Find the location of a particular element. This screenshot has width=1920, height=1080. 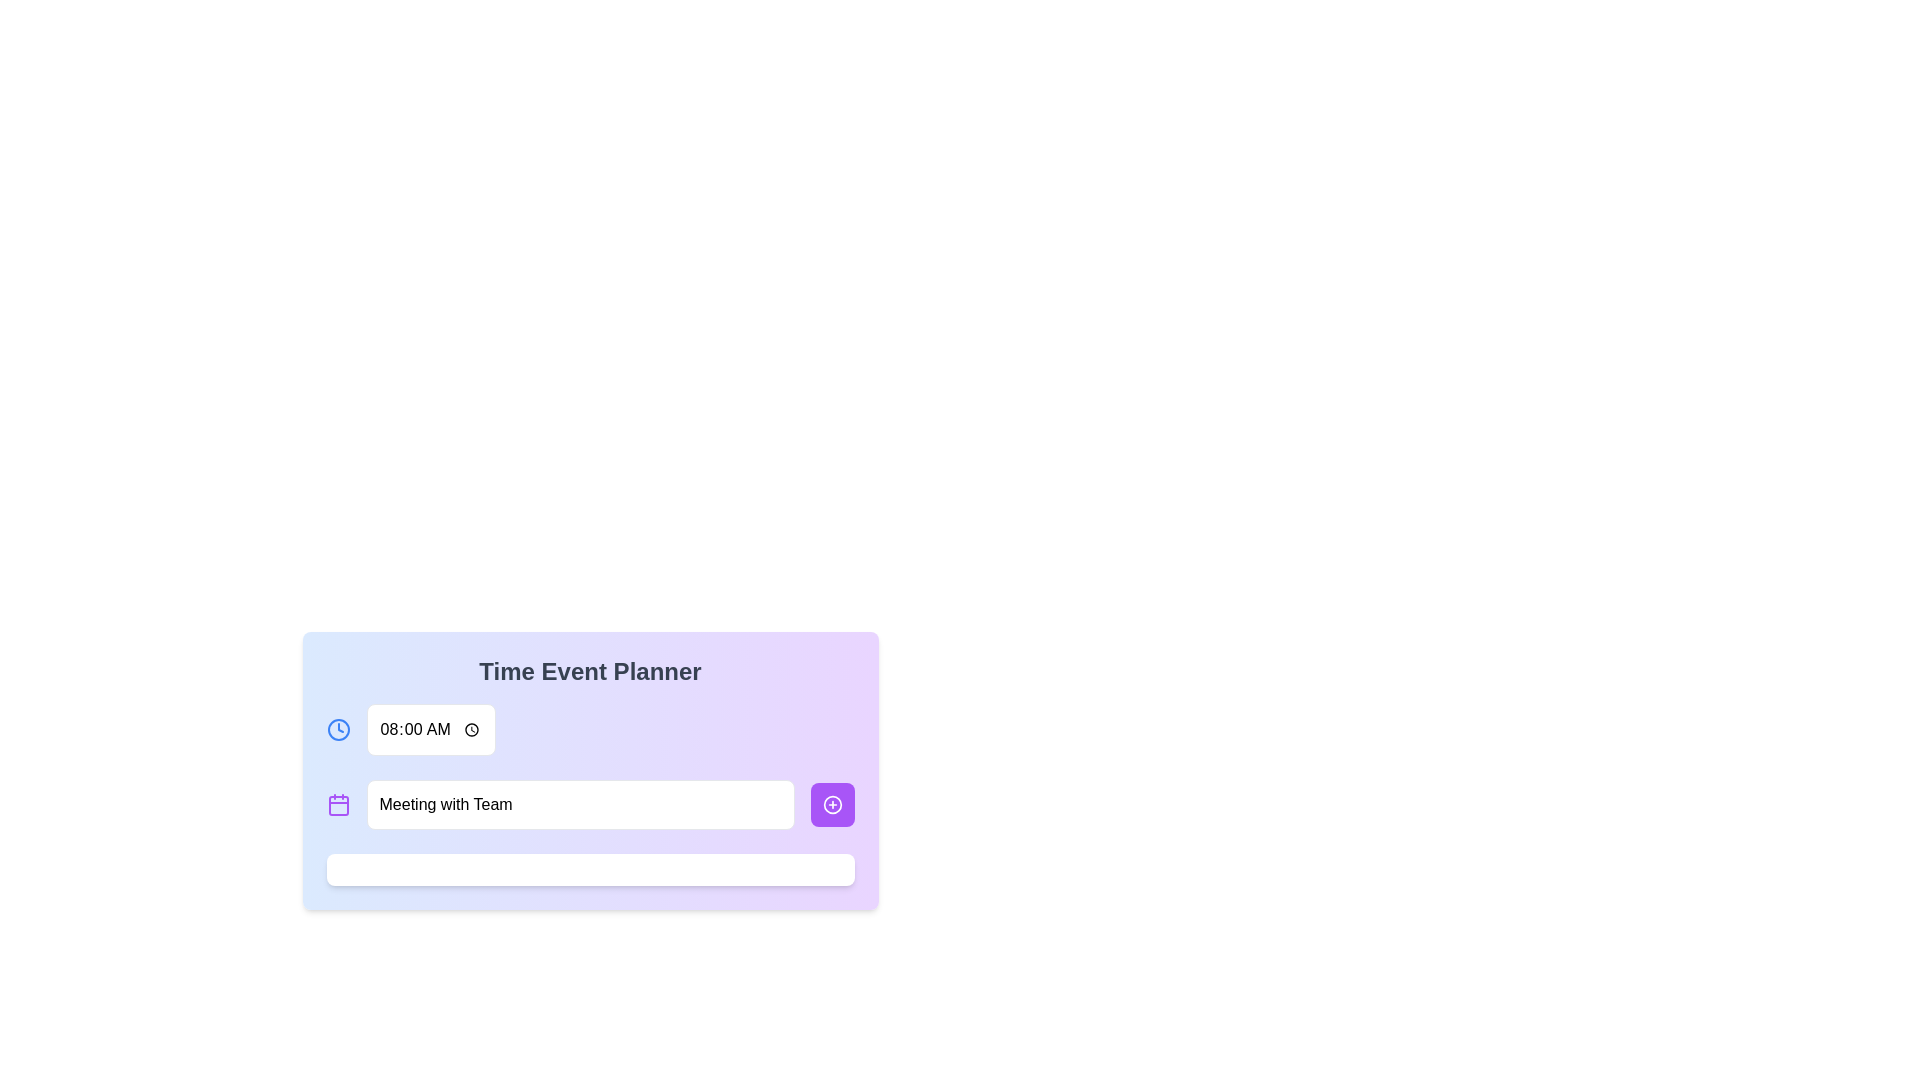

the decorative SVG circle element that completes the design of the plus icon situated at the bottom-right corner of the card interface is located at coordinates (832, 804).